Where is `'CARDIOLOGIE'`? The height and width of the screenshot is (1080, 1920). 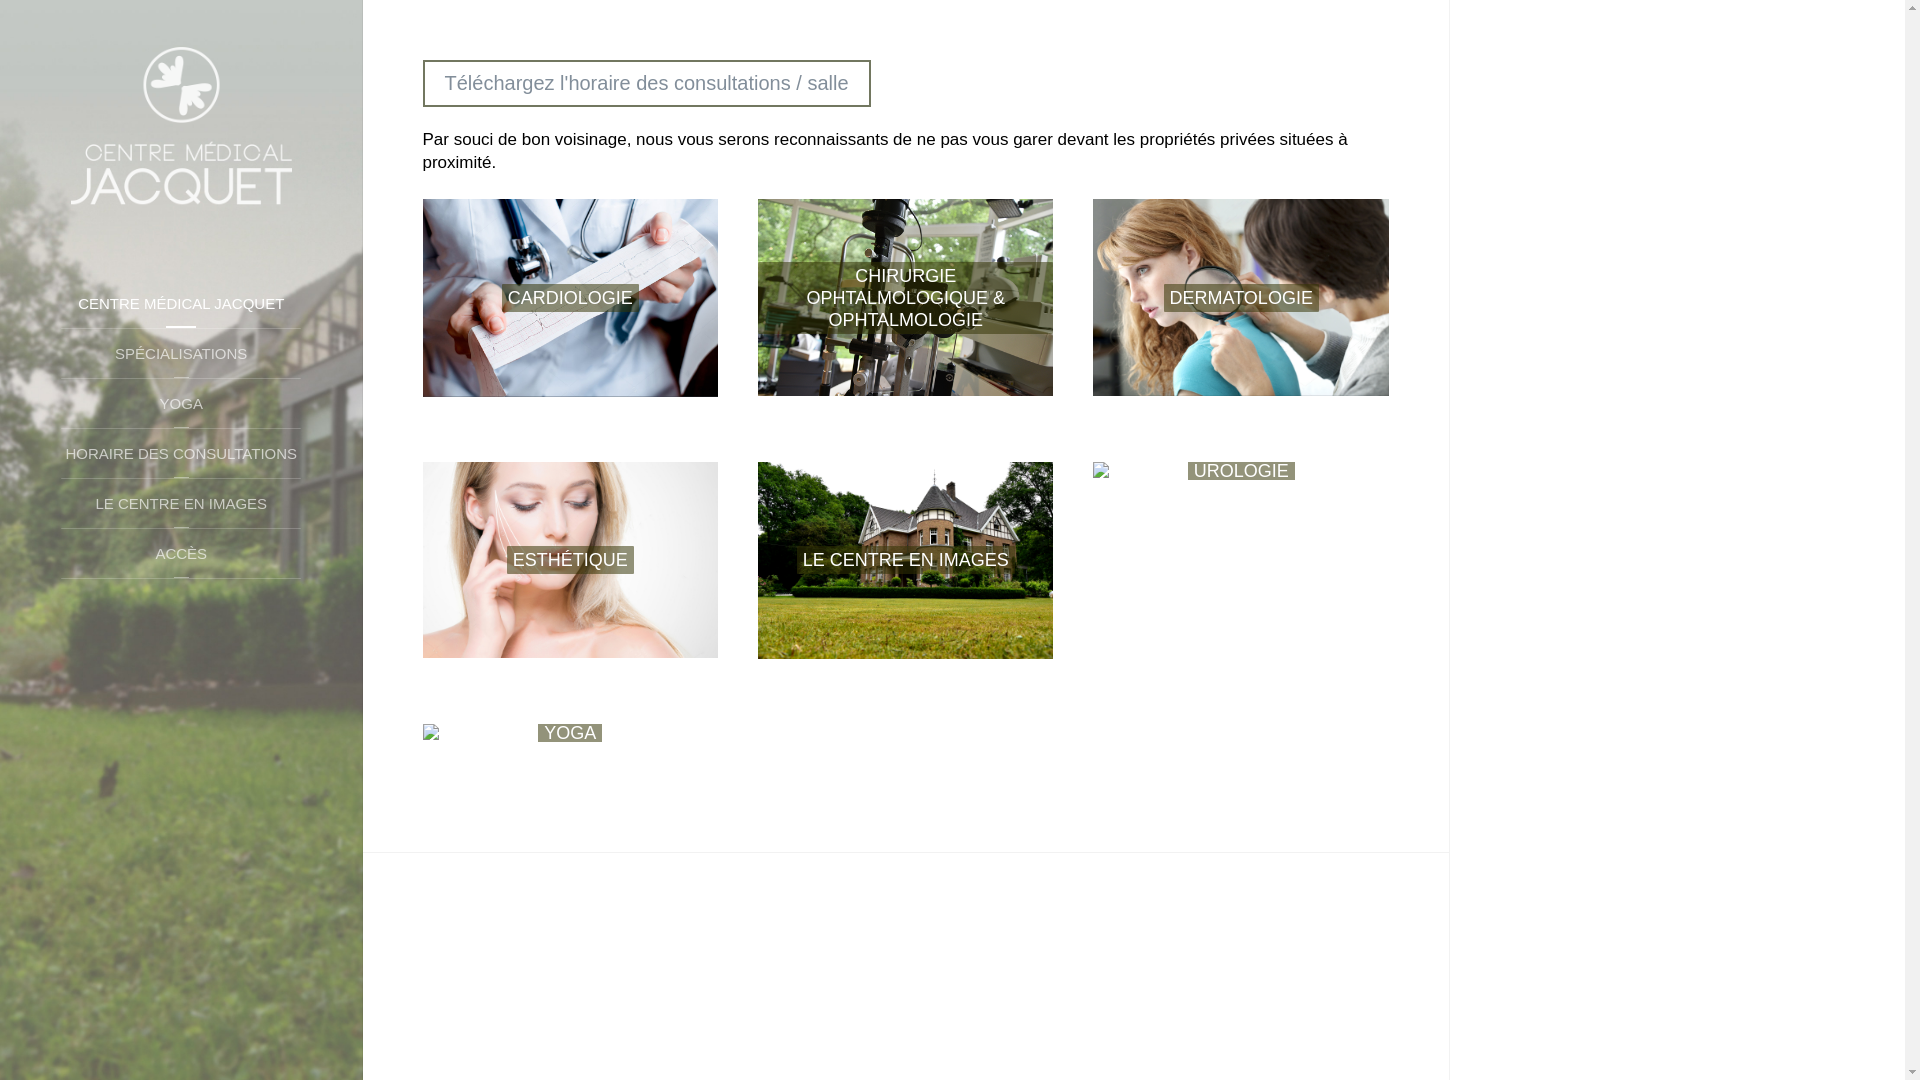 'CARDIOLOGIE' is located at coordinates (568, 297).